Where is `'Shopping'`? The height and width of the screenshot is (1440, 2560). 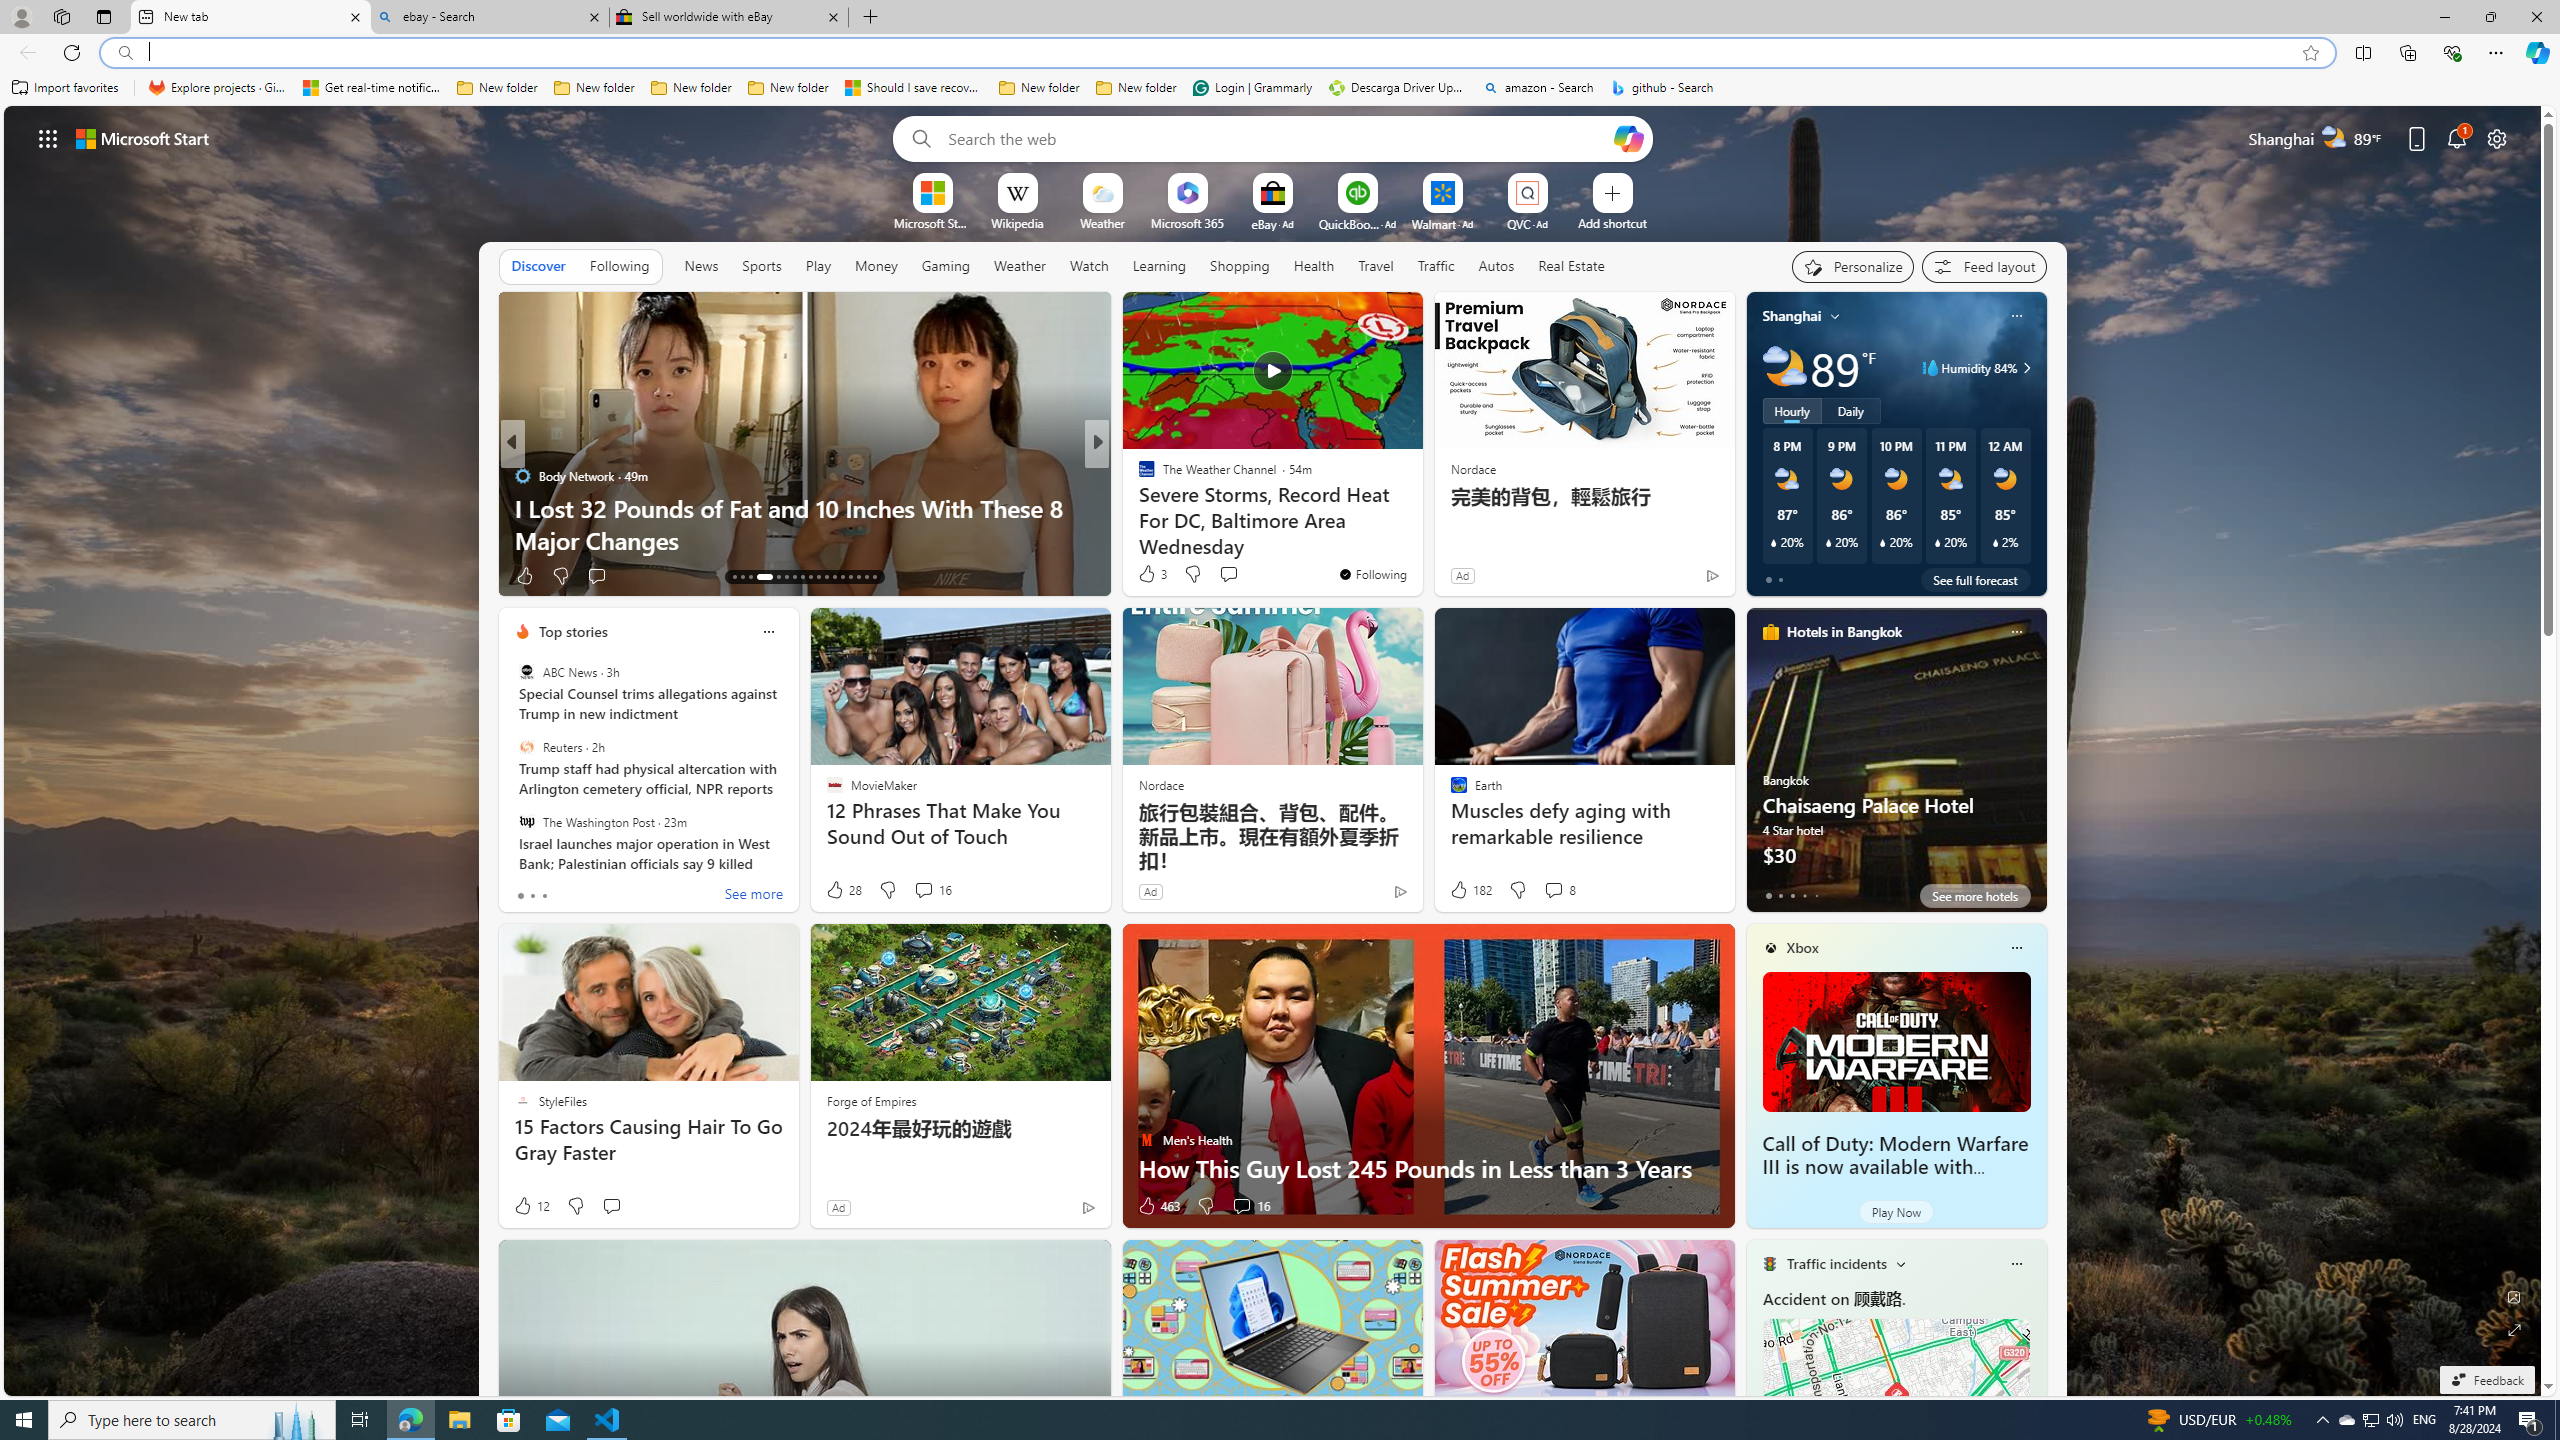 'Shopping' is located at coordinates (1239, 265).